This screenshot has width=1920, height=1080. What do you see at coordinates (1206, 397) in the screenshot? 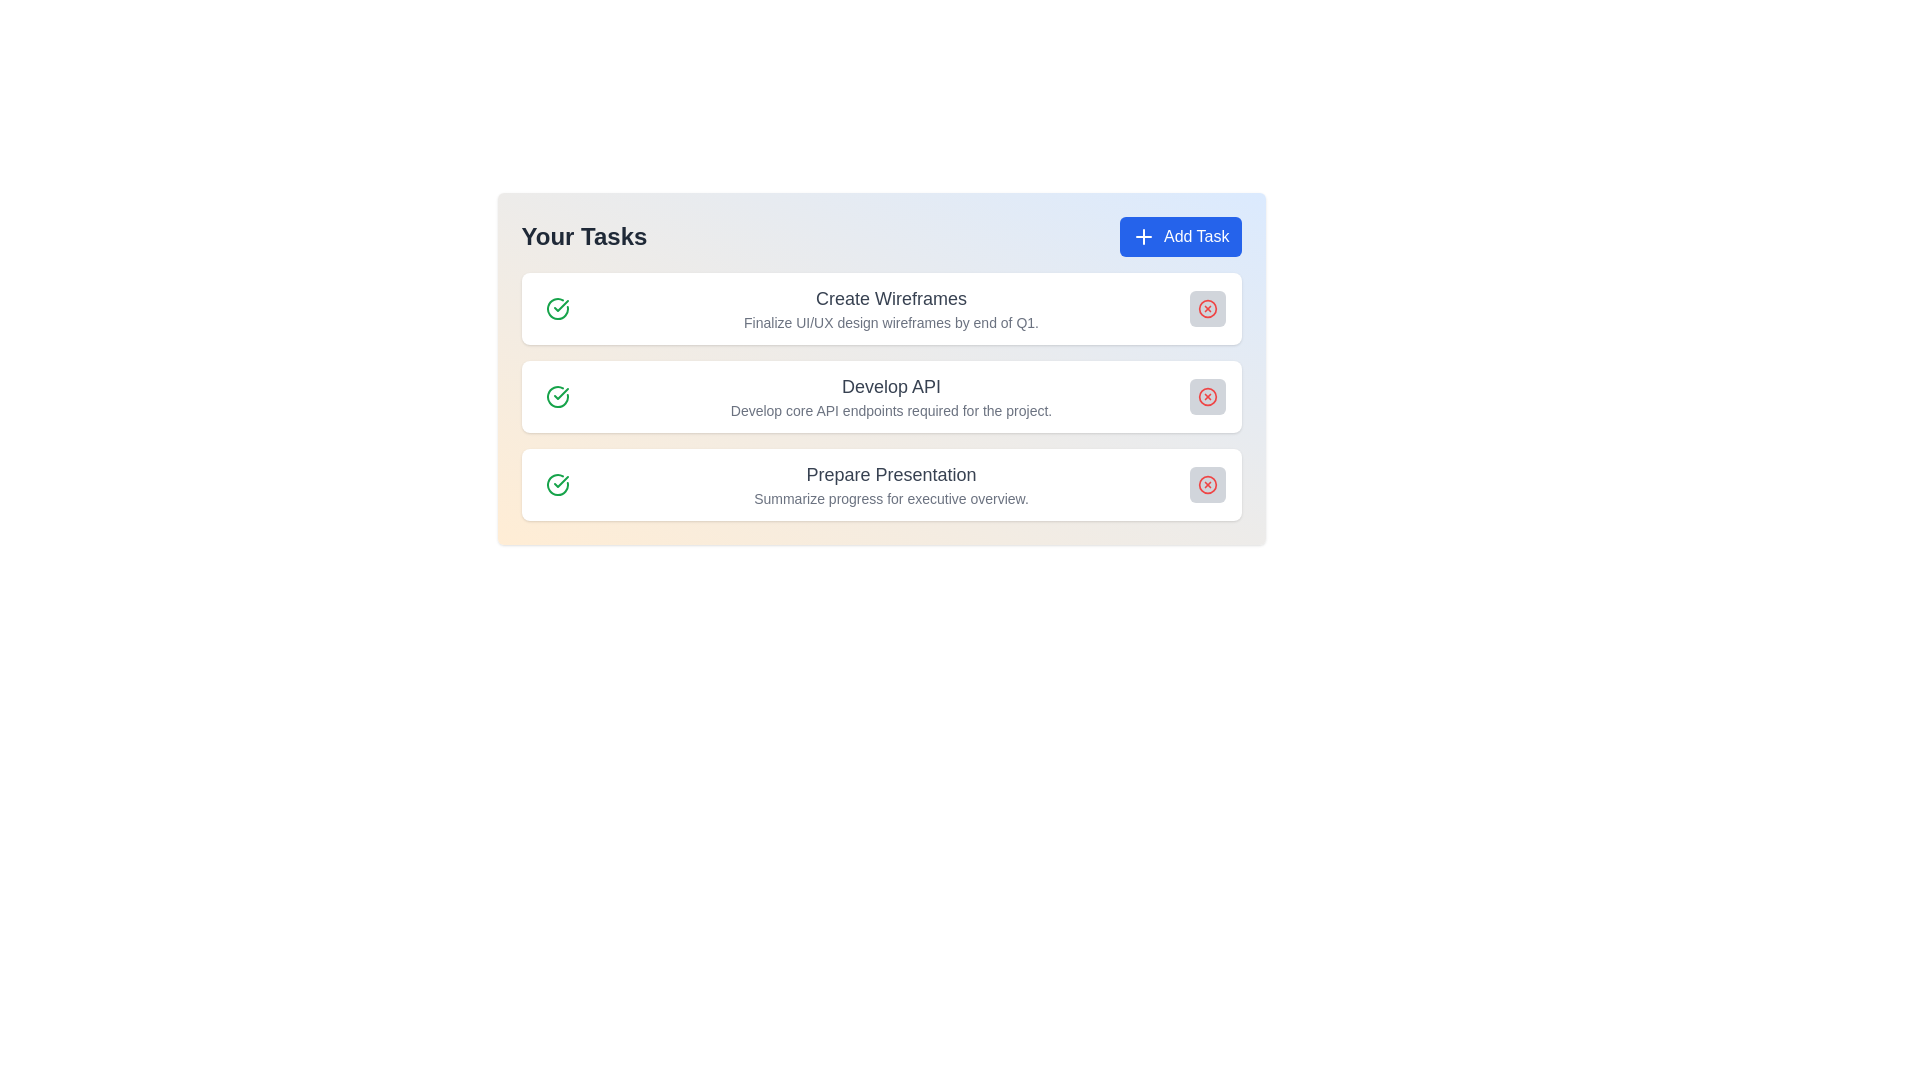
I see `the third 'remove' button located to the right of the 'Develop API' task description to change its background color` at bounding box center [1206, 397].